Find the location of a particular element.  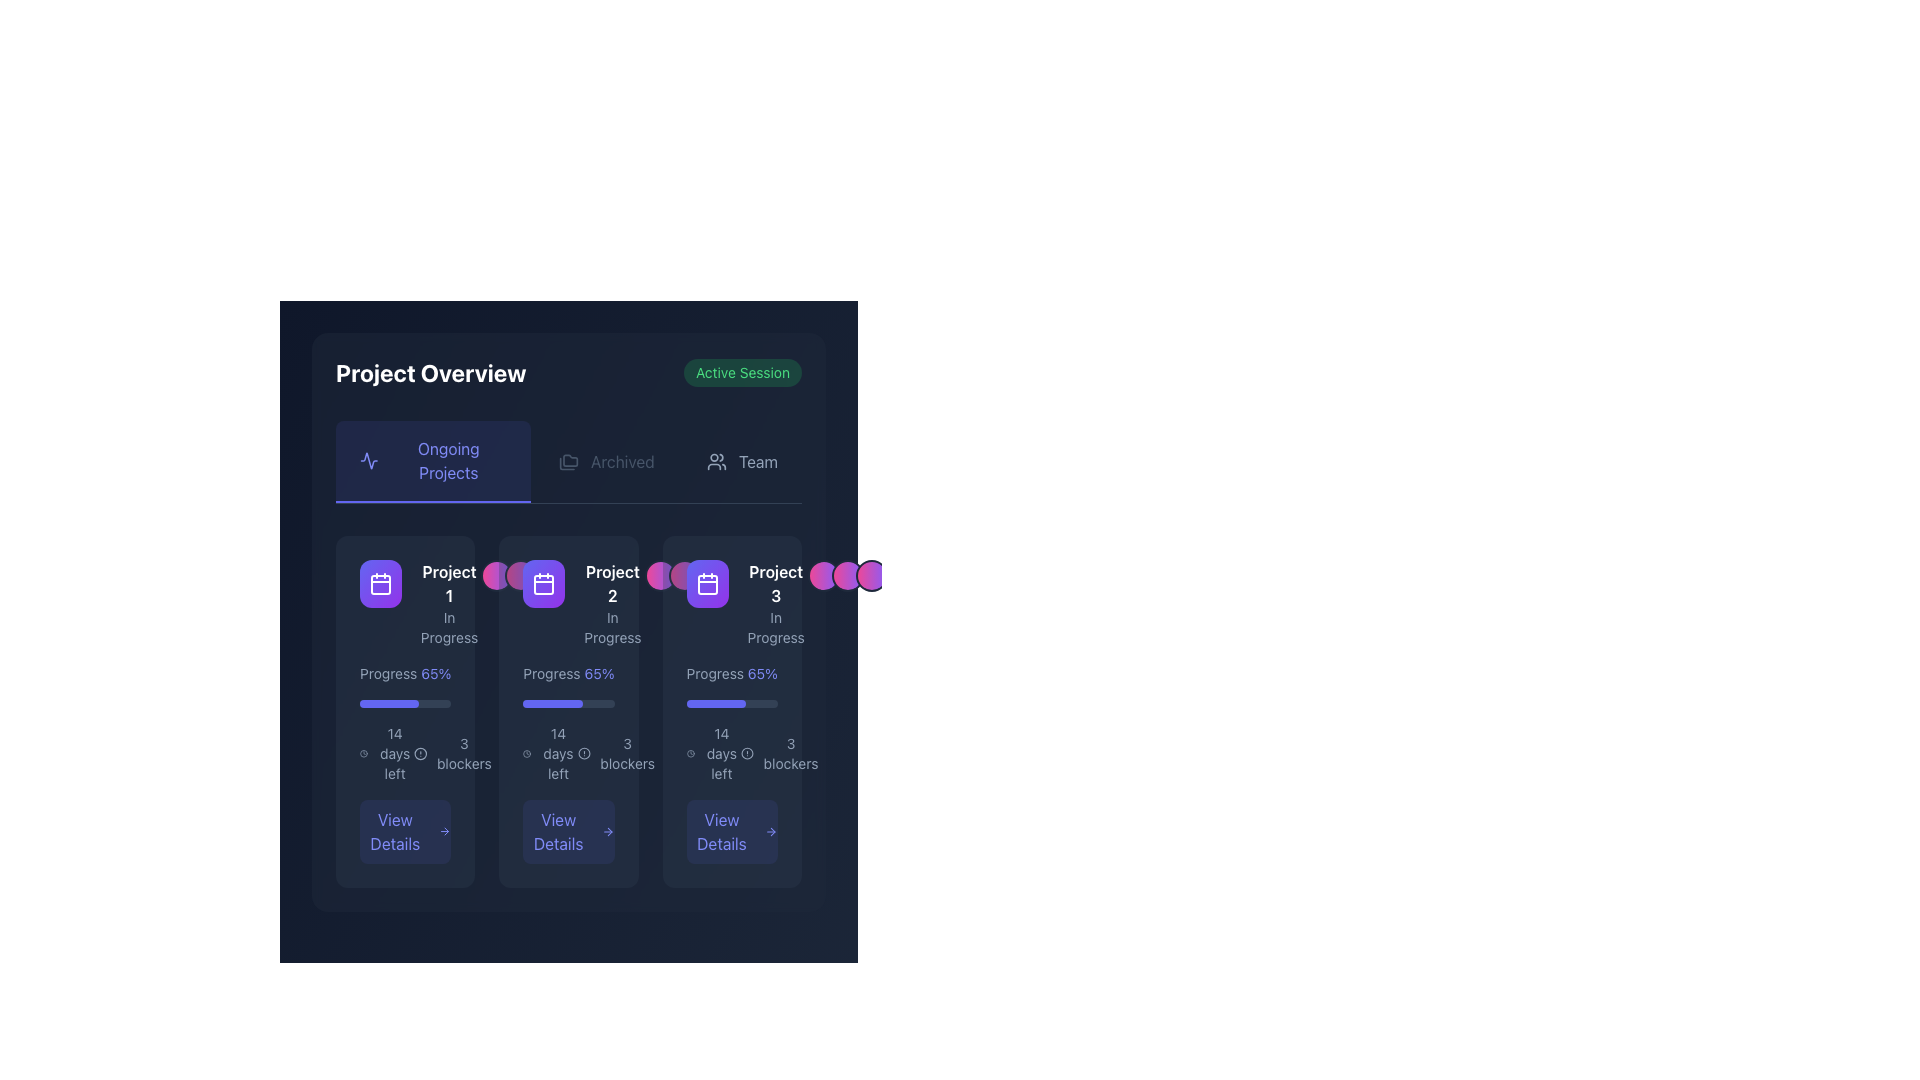

the 'In Progress' label located in the 'Project 2' card, which is styled with light grey text on a dark background is located at coordinates (611, 627).